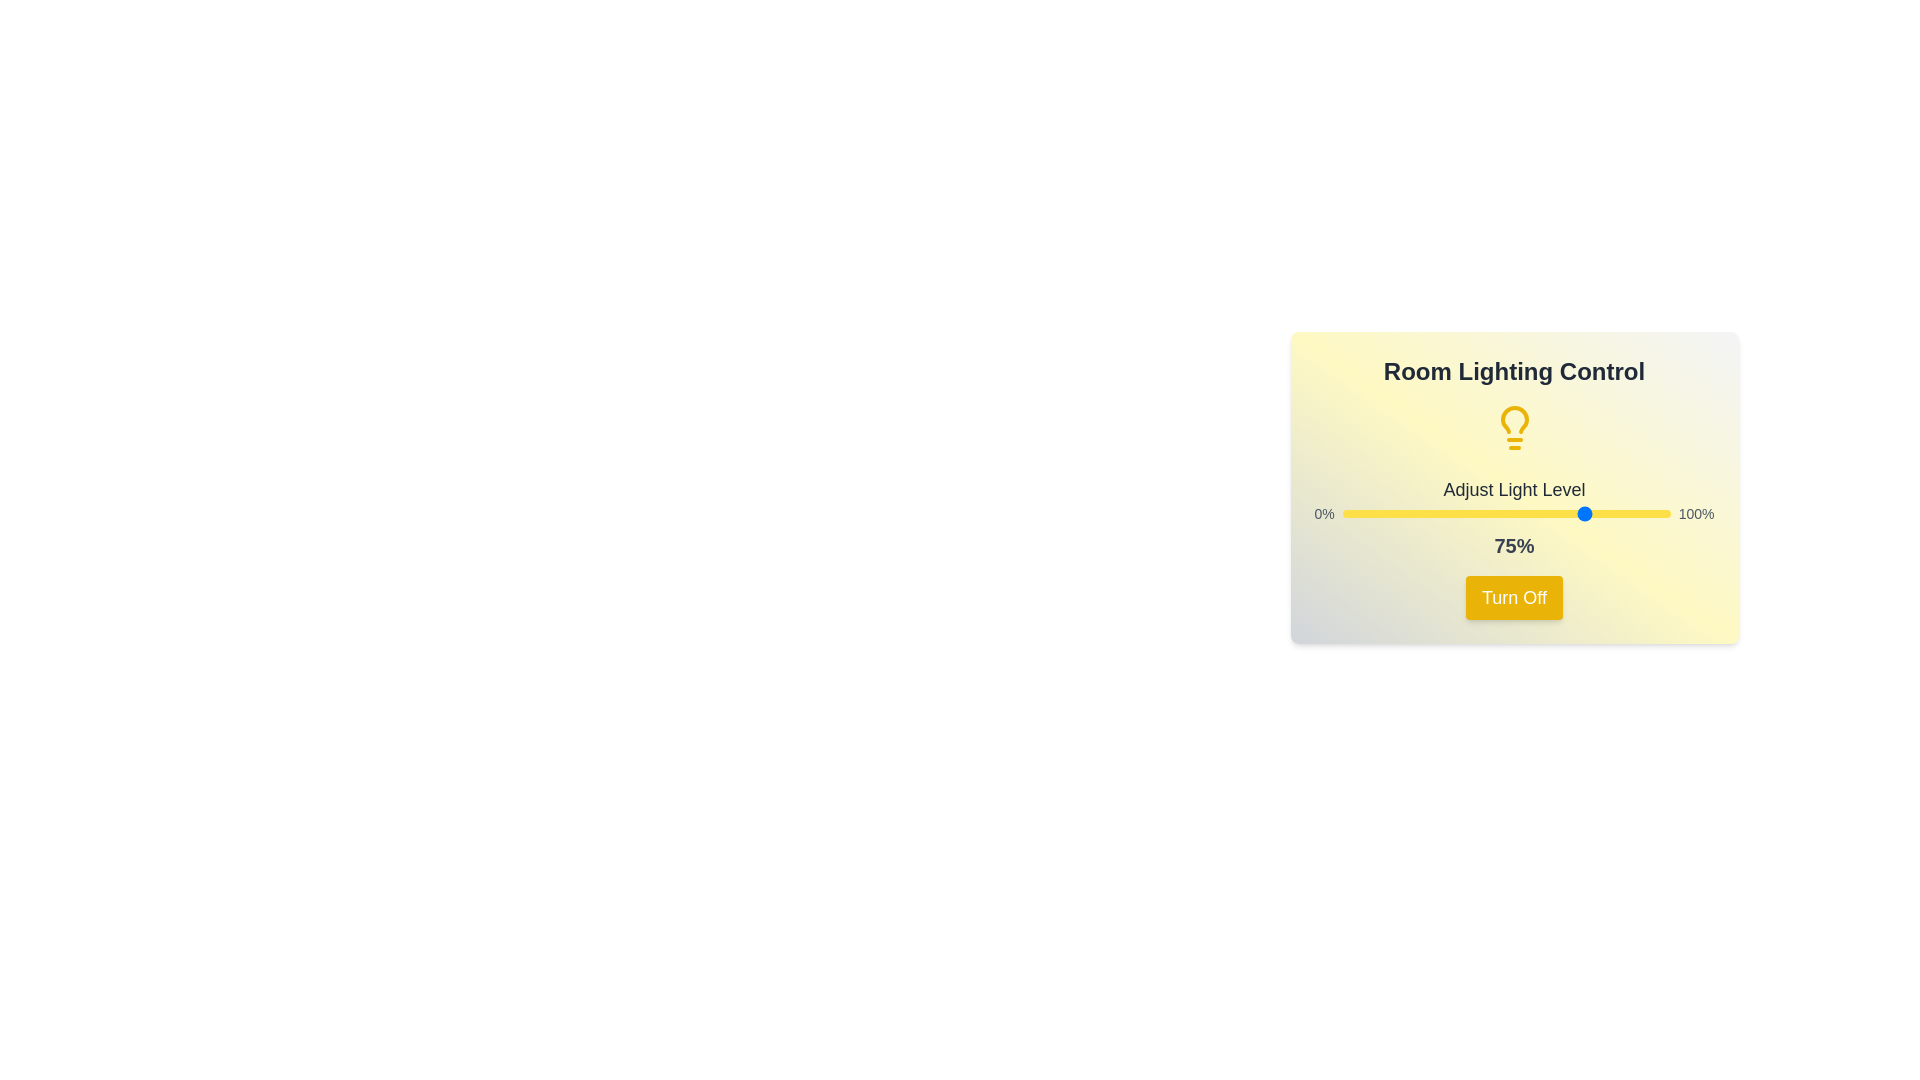 This screenshot has height=1080, width=1920. What do you see at coordinates (1433, 512) in the screenshot?
I see `the light level to 28% by dragging the slider` at bounding box center [1433, 512].